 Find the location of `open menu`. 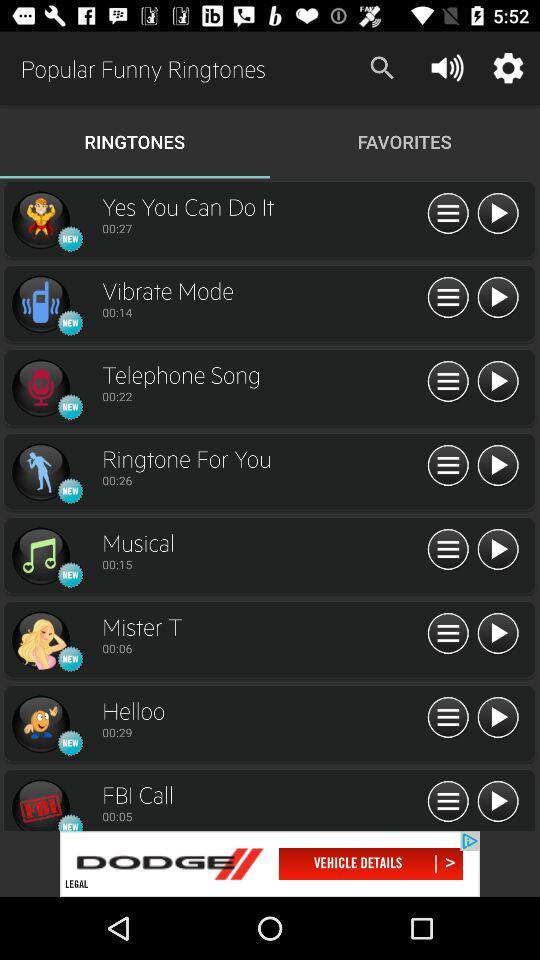

open menu is located at coordinates (448, 802).